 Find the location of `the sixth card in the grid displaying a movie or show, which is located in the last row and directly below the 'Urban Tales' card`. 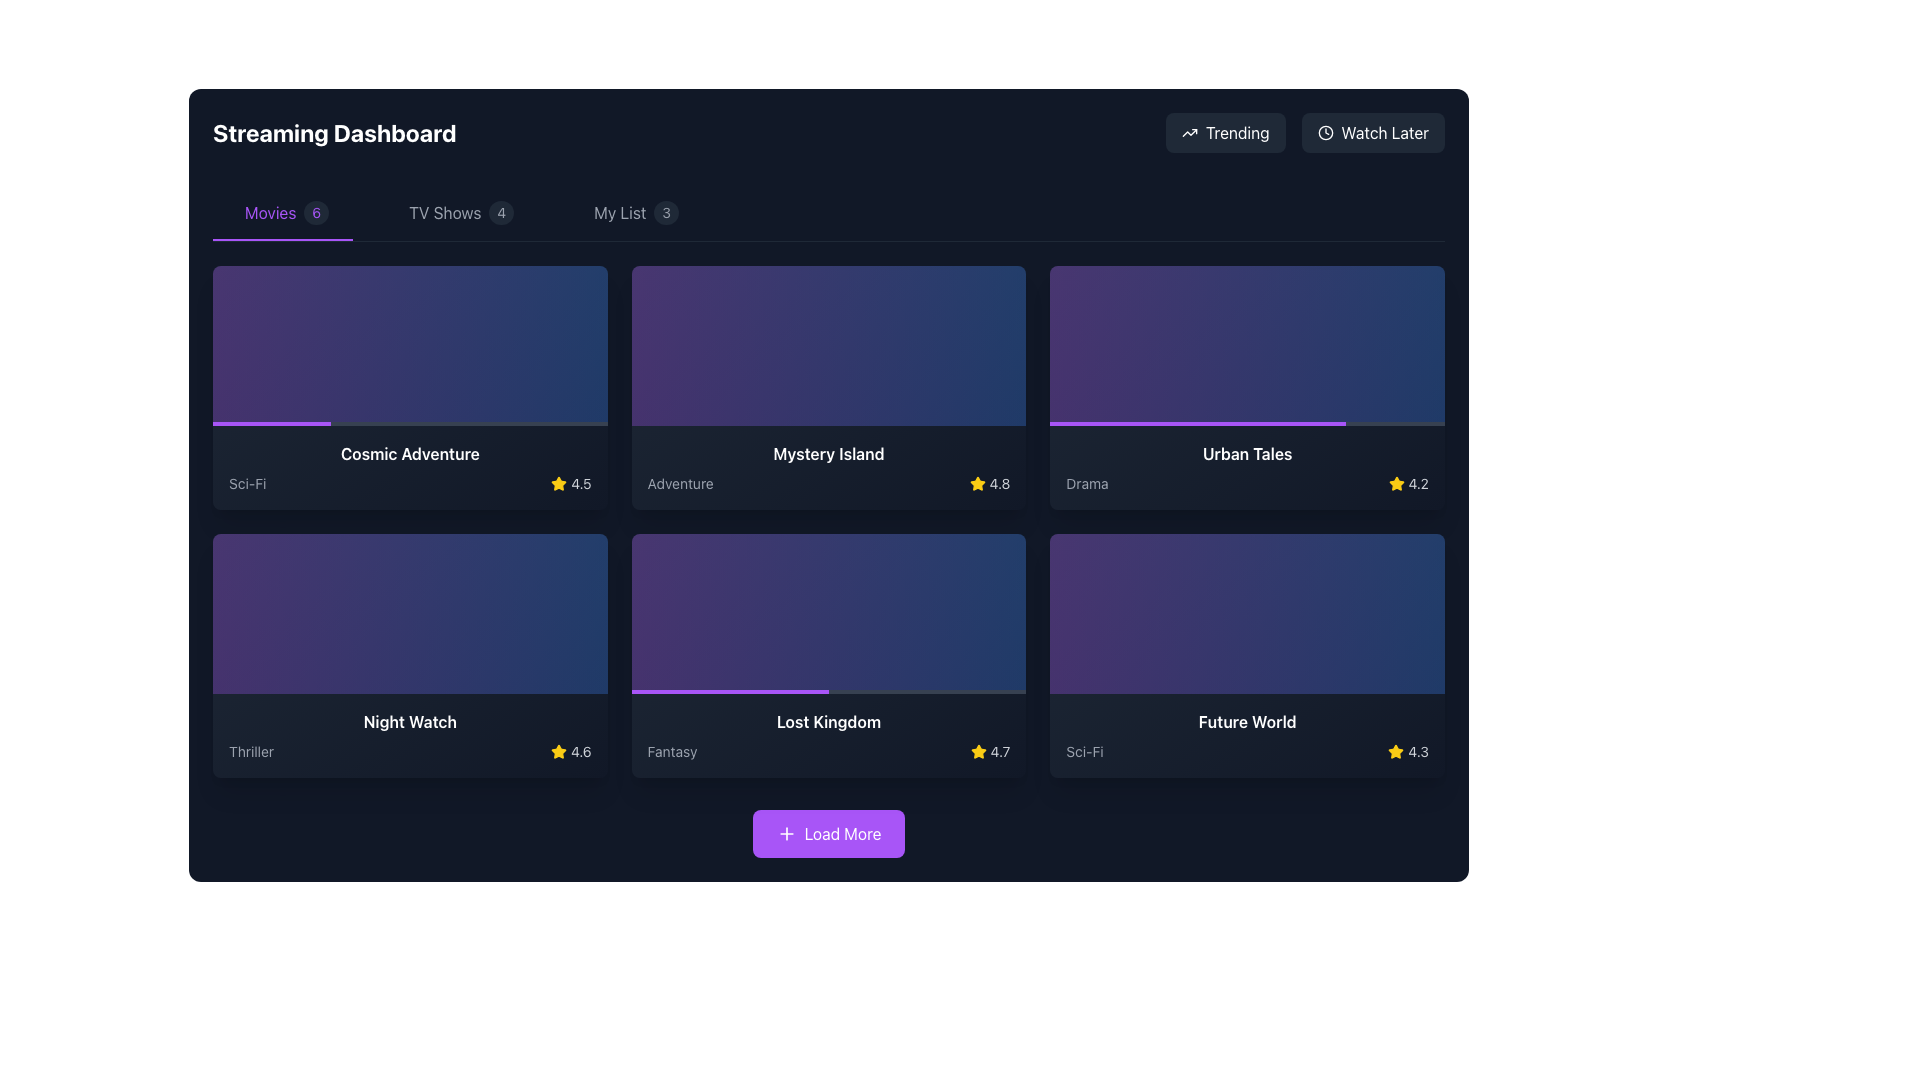

the sixth card in the grid displaying a movie or show, which is located in the last row and directly below the 'Urban Tales' card is located at coordinates (1246, 655).